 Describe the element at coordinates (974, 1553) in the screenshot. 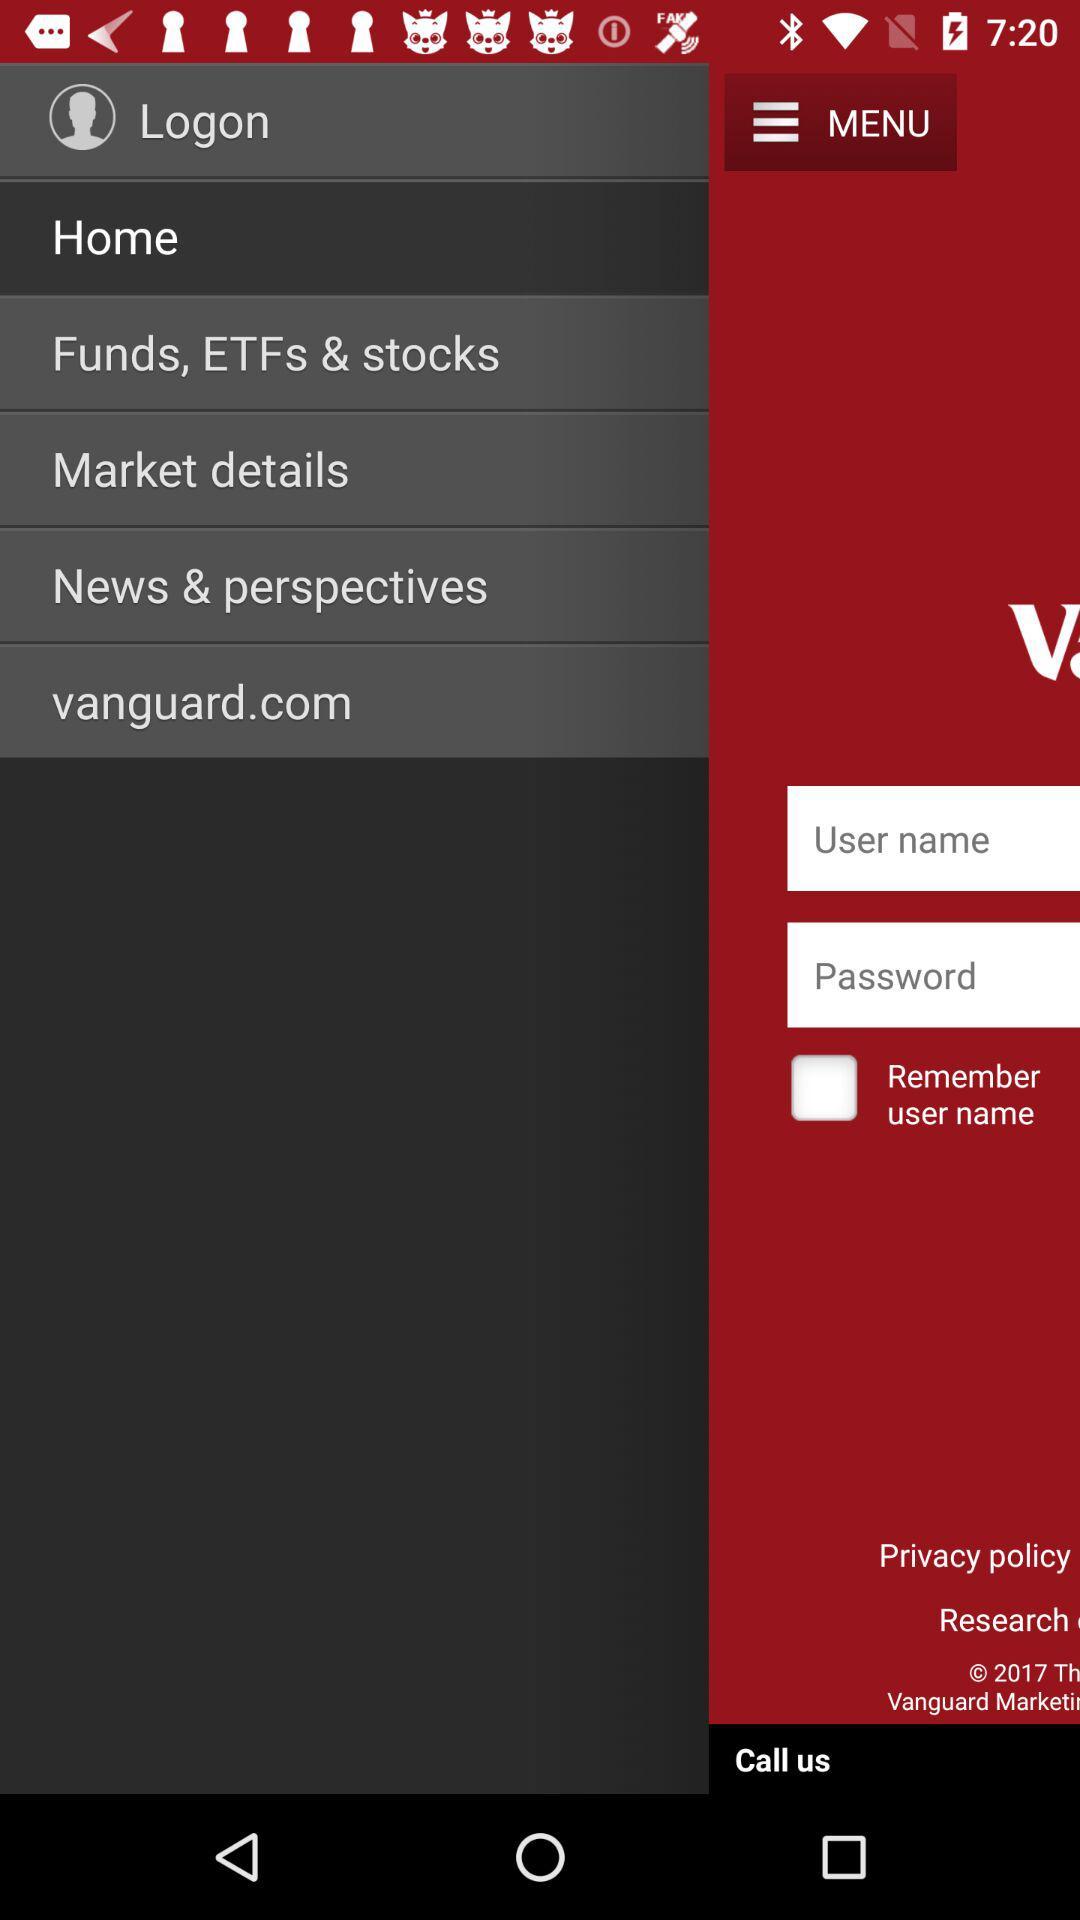

I see `icon above research our firm app` at that location.